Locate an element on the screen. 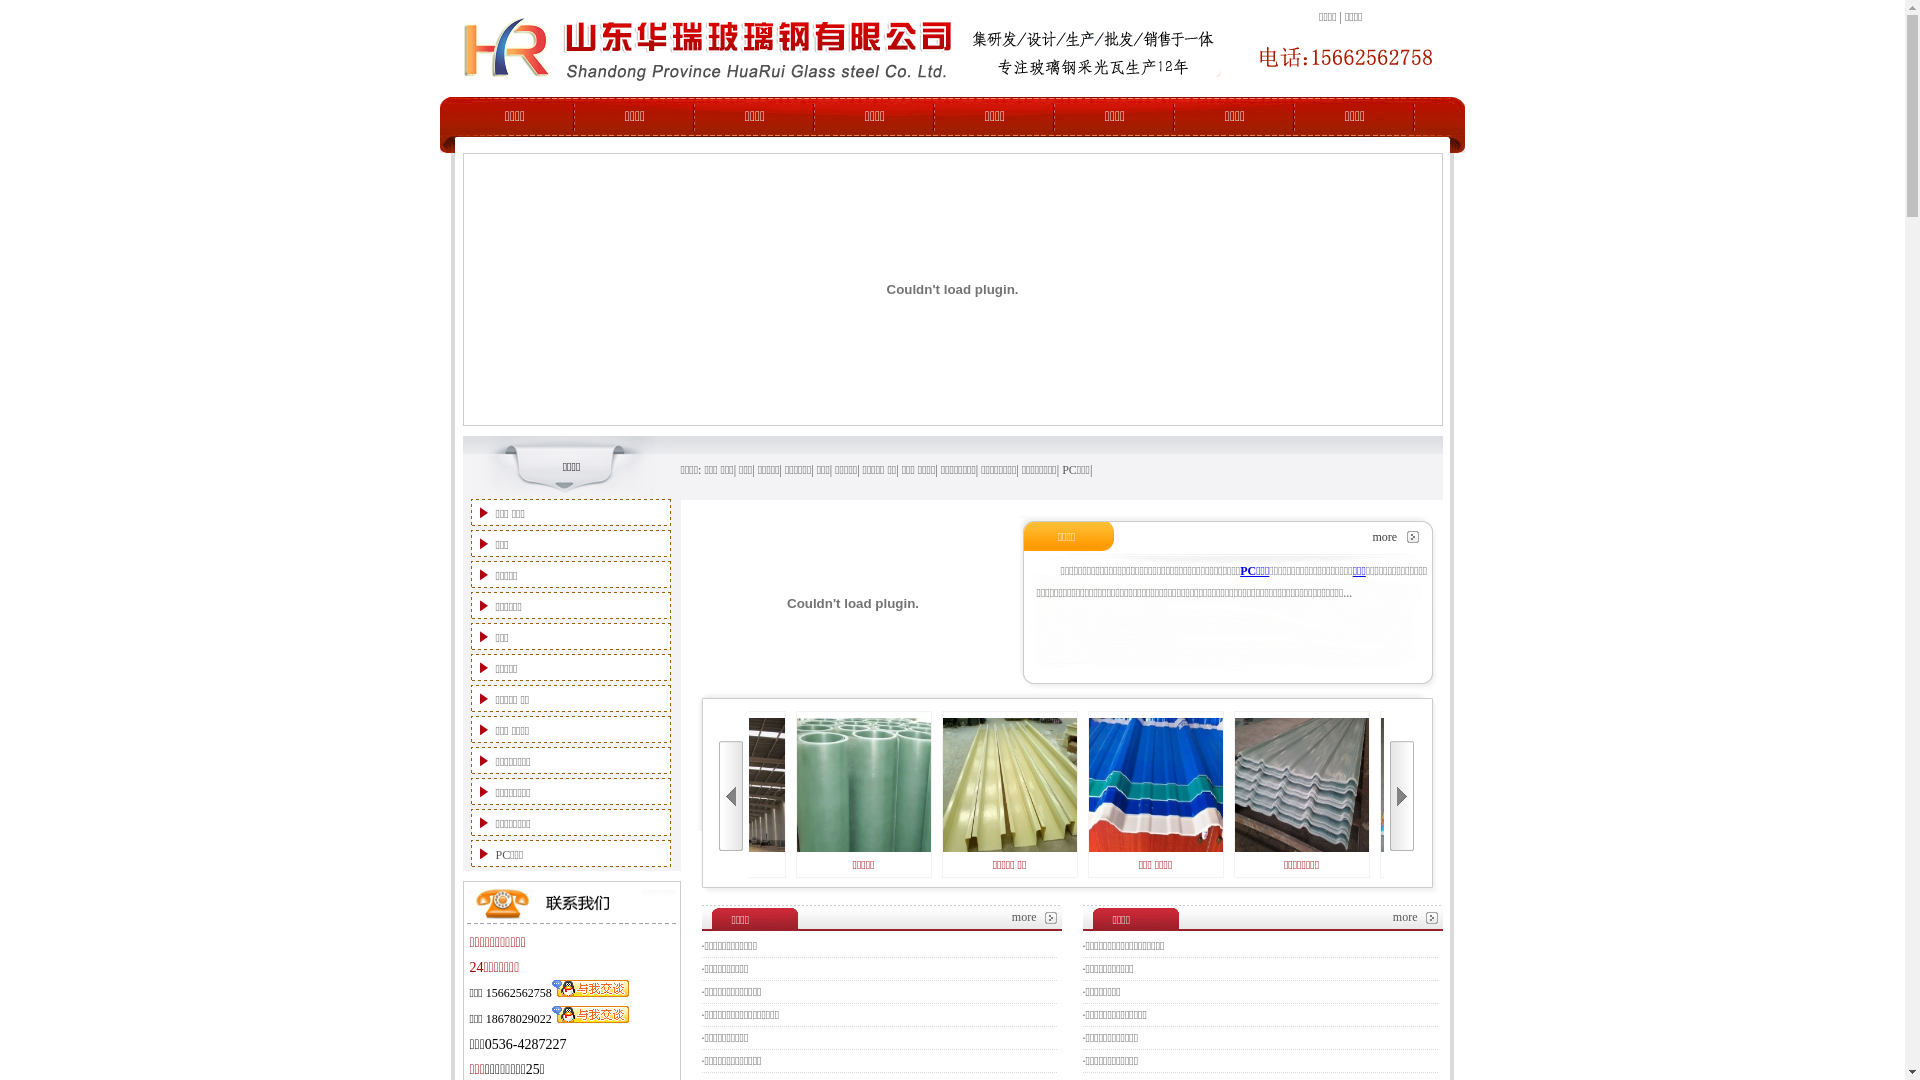 The height and width of the screenshot is (1080, 1920). 'more' is located at coordinates (1024, 917).